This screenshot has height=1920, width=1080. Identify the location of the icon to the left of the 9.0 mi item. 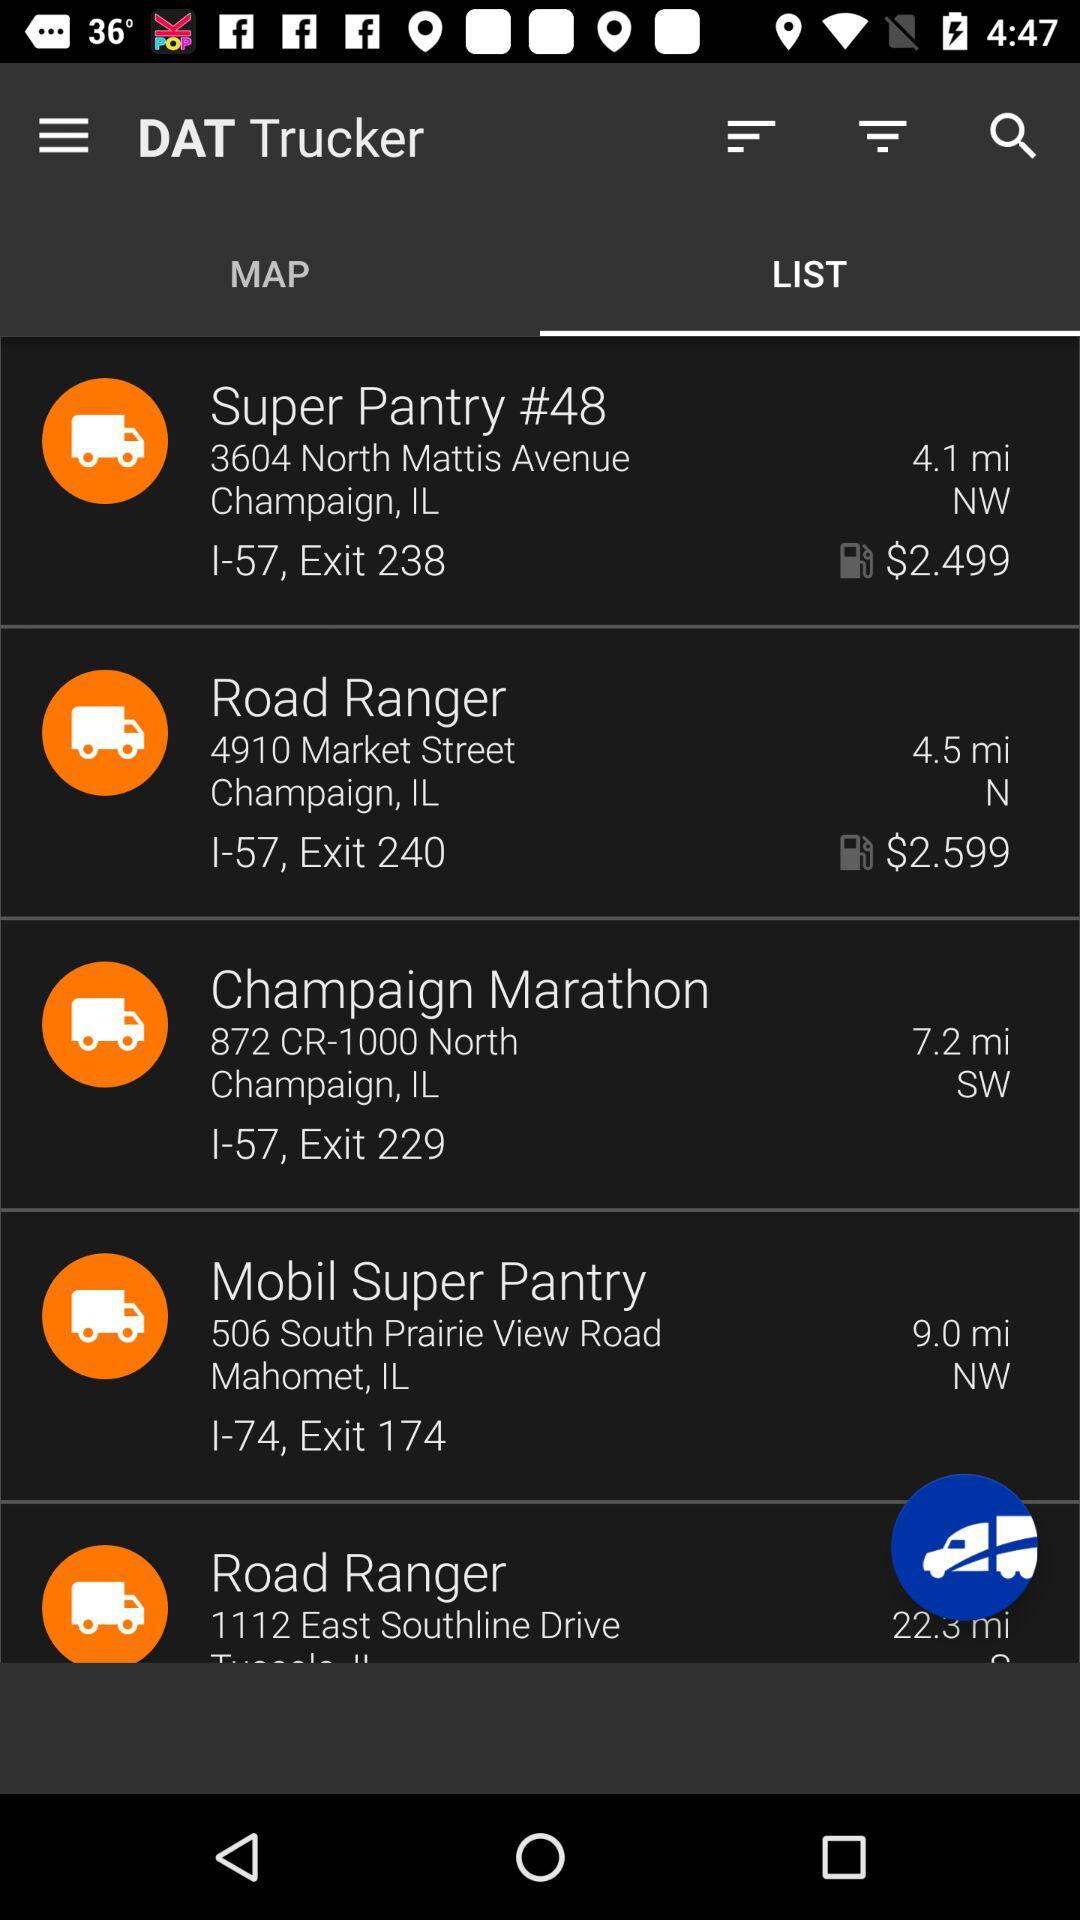
(547, 1333).